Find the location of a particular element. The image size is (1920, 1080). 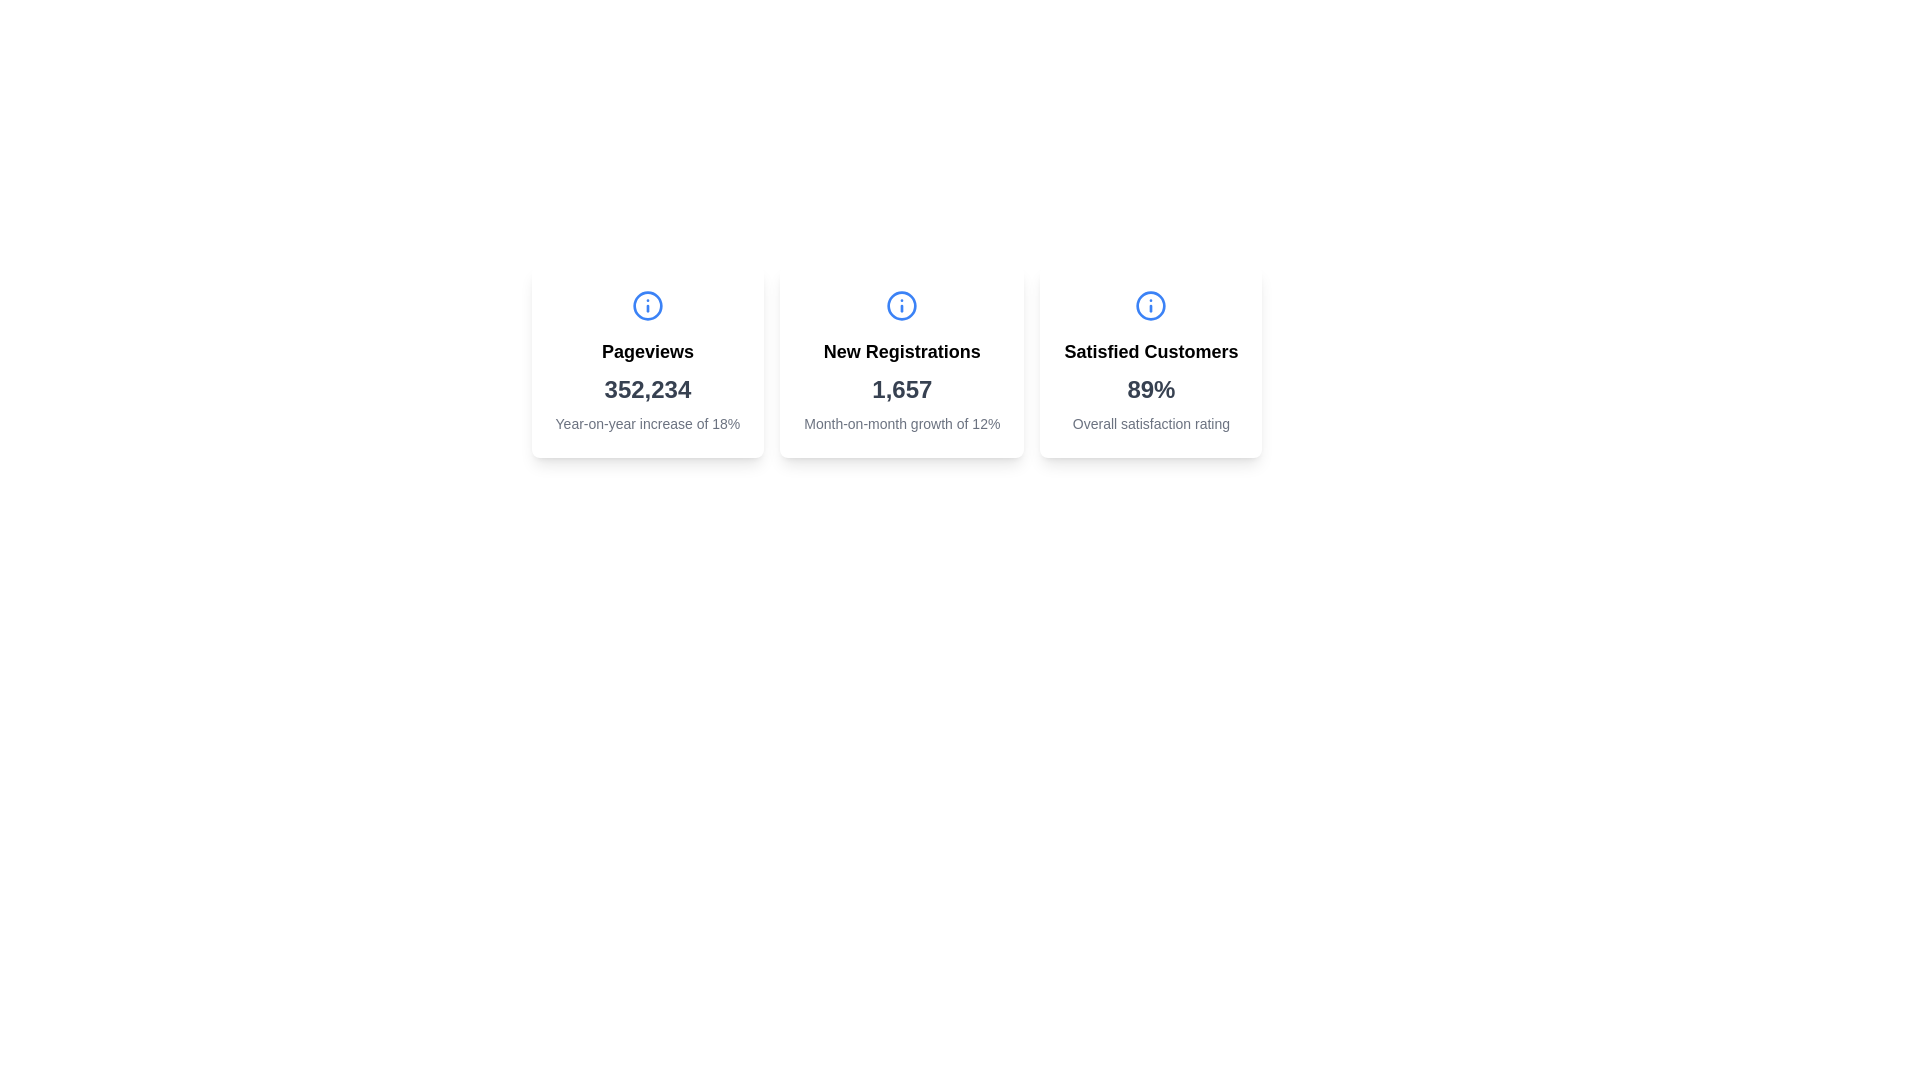

the percentage text indicating customer satisfaction in the 'Satisfied Customers' card, which is the third card in a row of three similar cards is located at coordinates (1151, 389).